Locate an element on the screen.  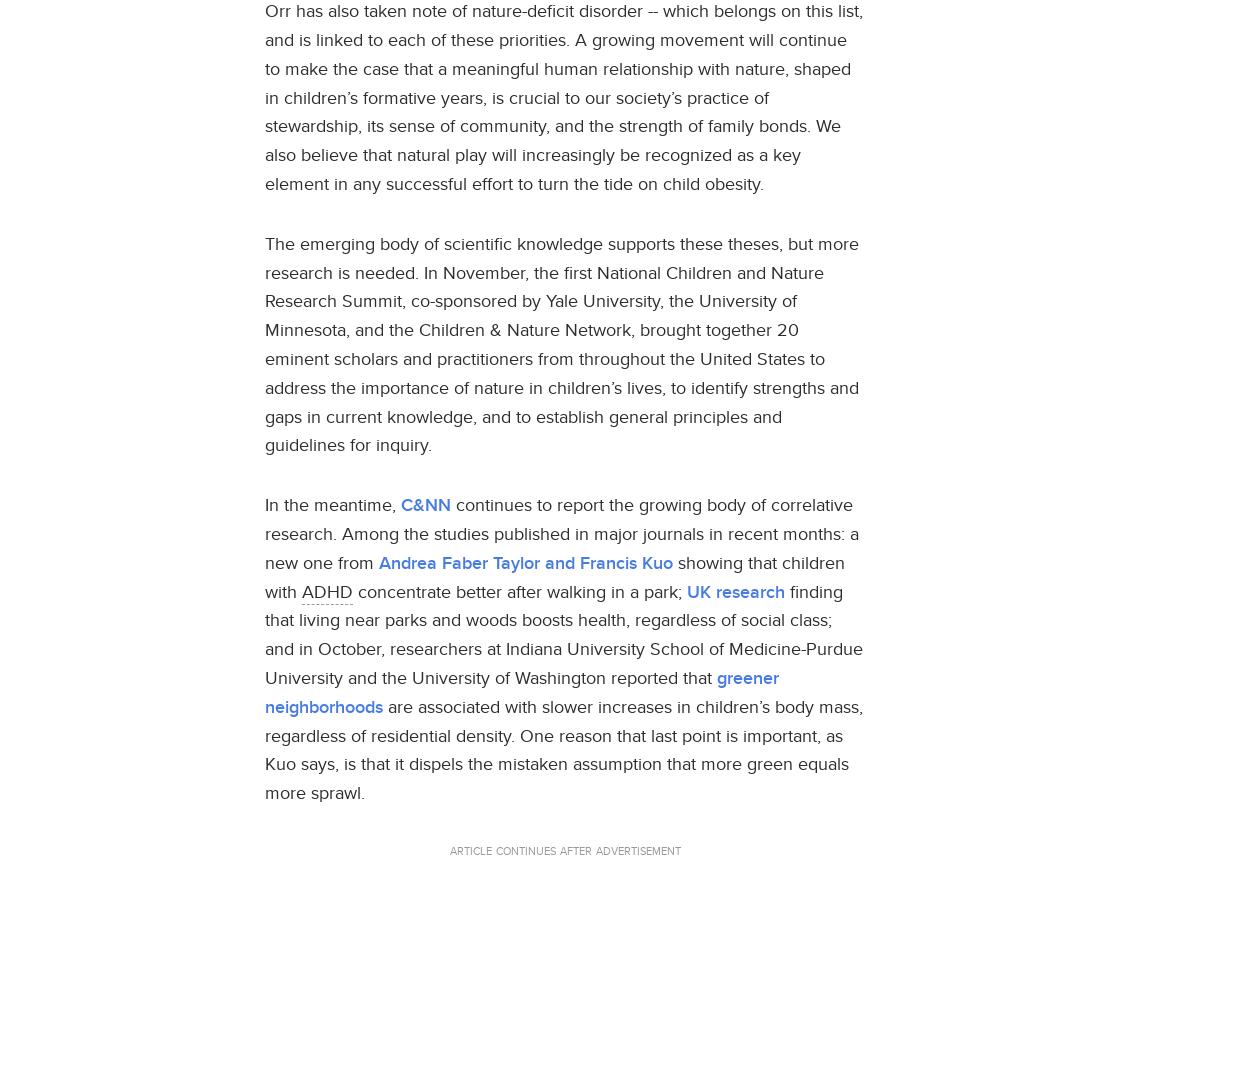
'C&NN' is located at coordinates (400, 504).